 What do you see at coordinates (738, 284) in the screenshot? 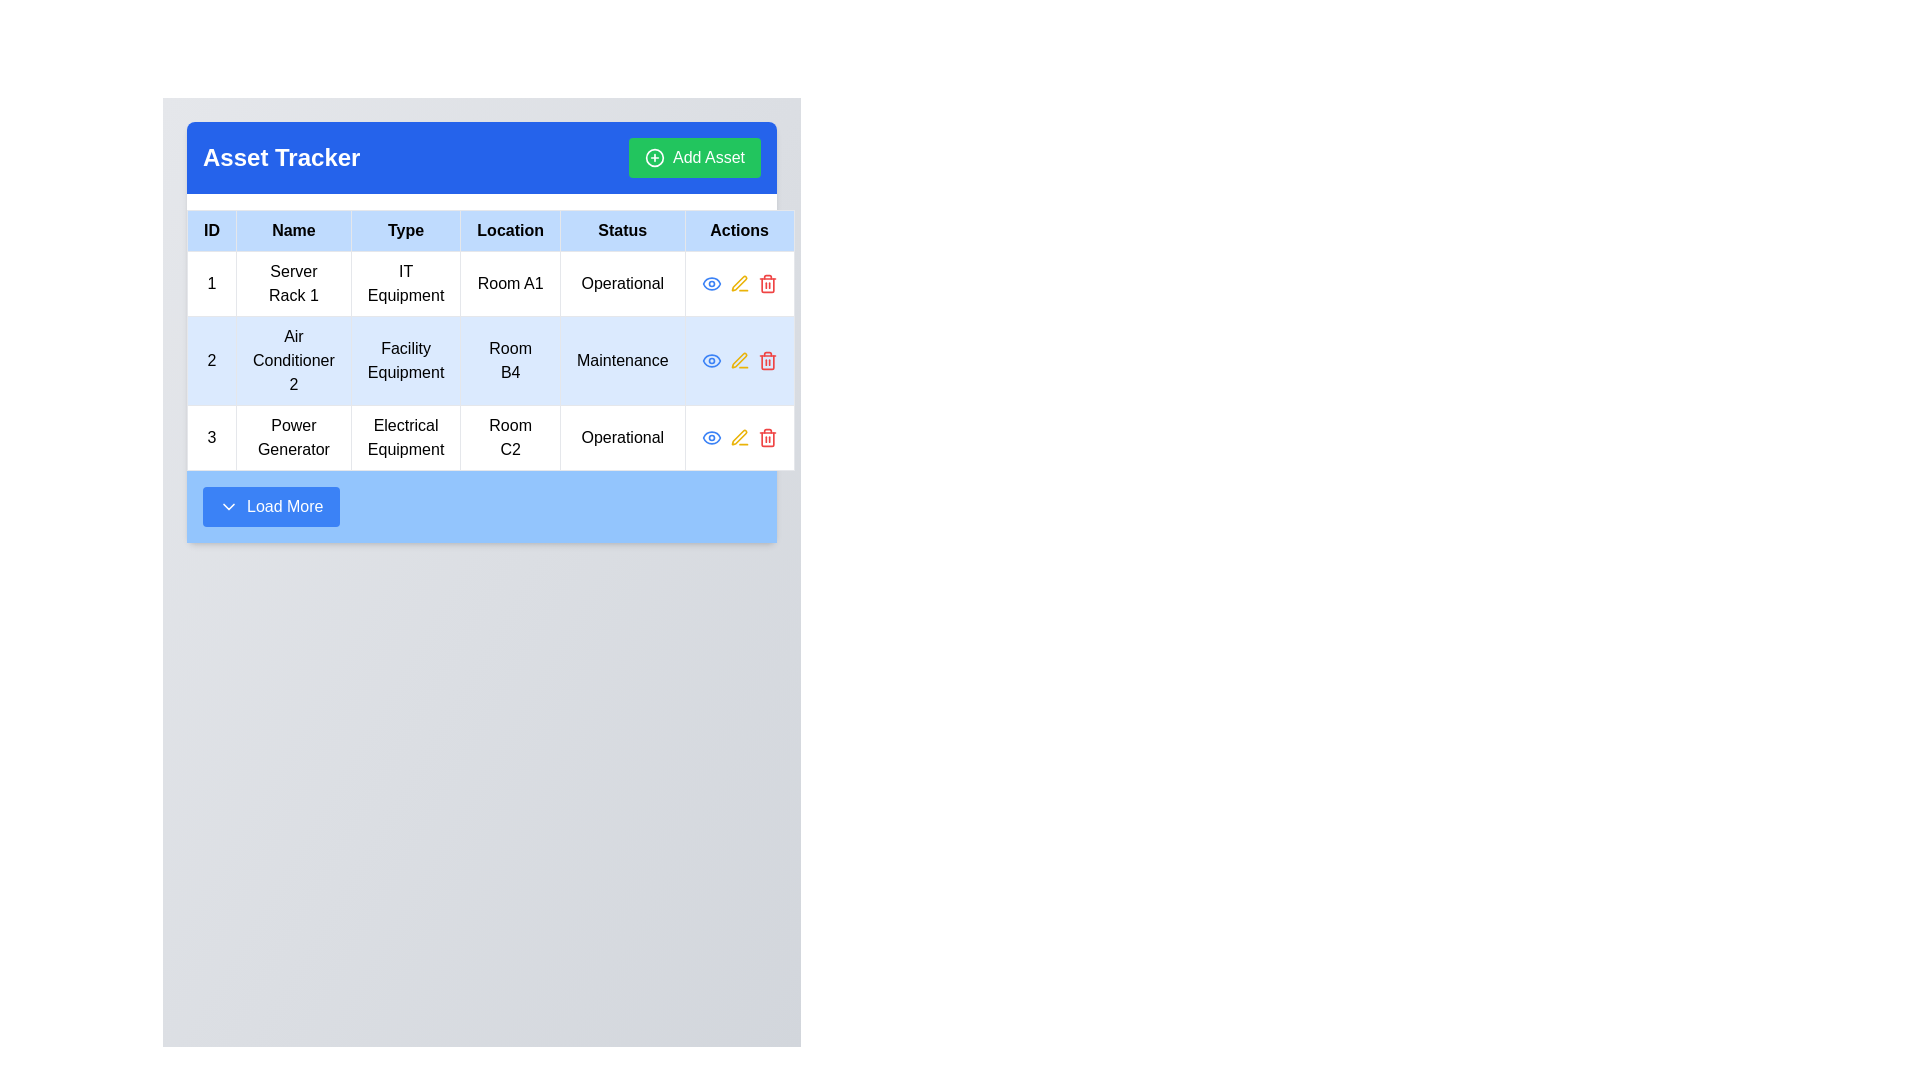
I see `the edit button located in the 'Actions' column of the third row of the table` at bounding box center [738, 284].